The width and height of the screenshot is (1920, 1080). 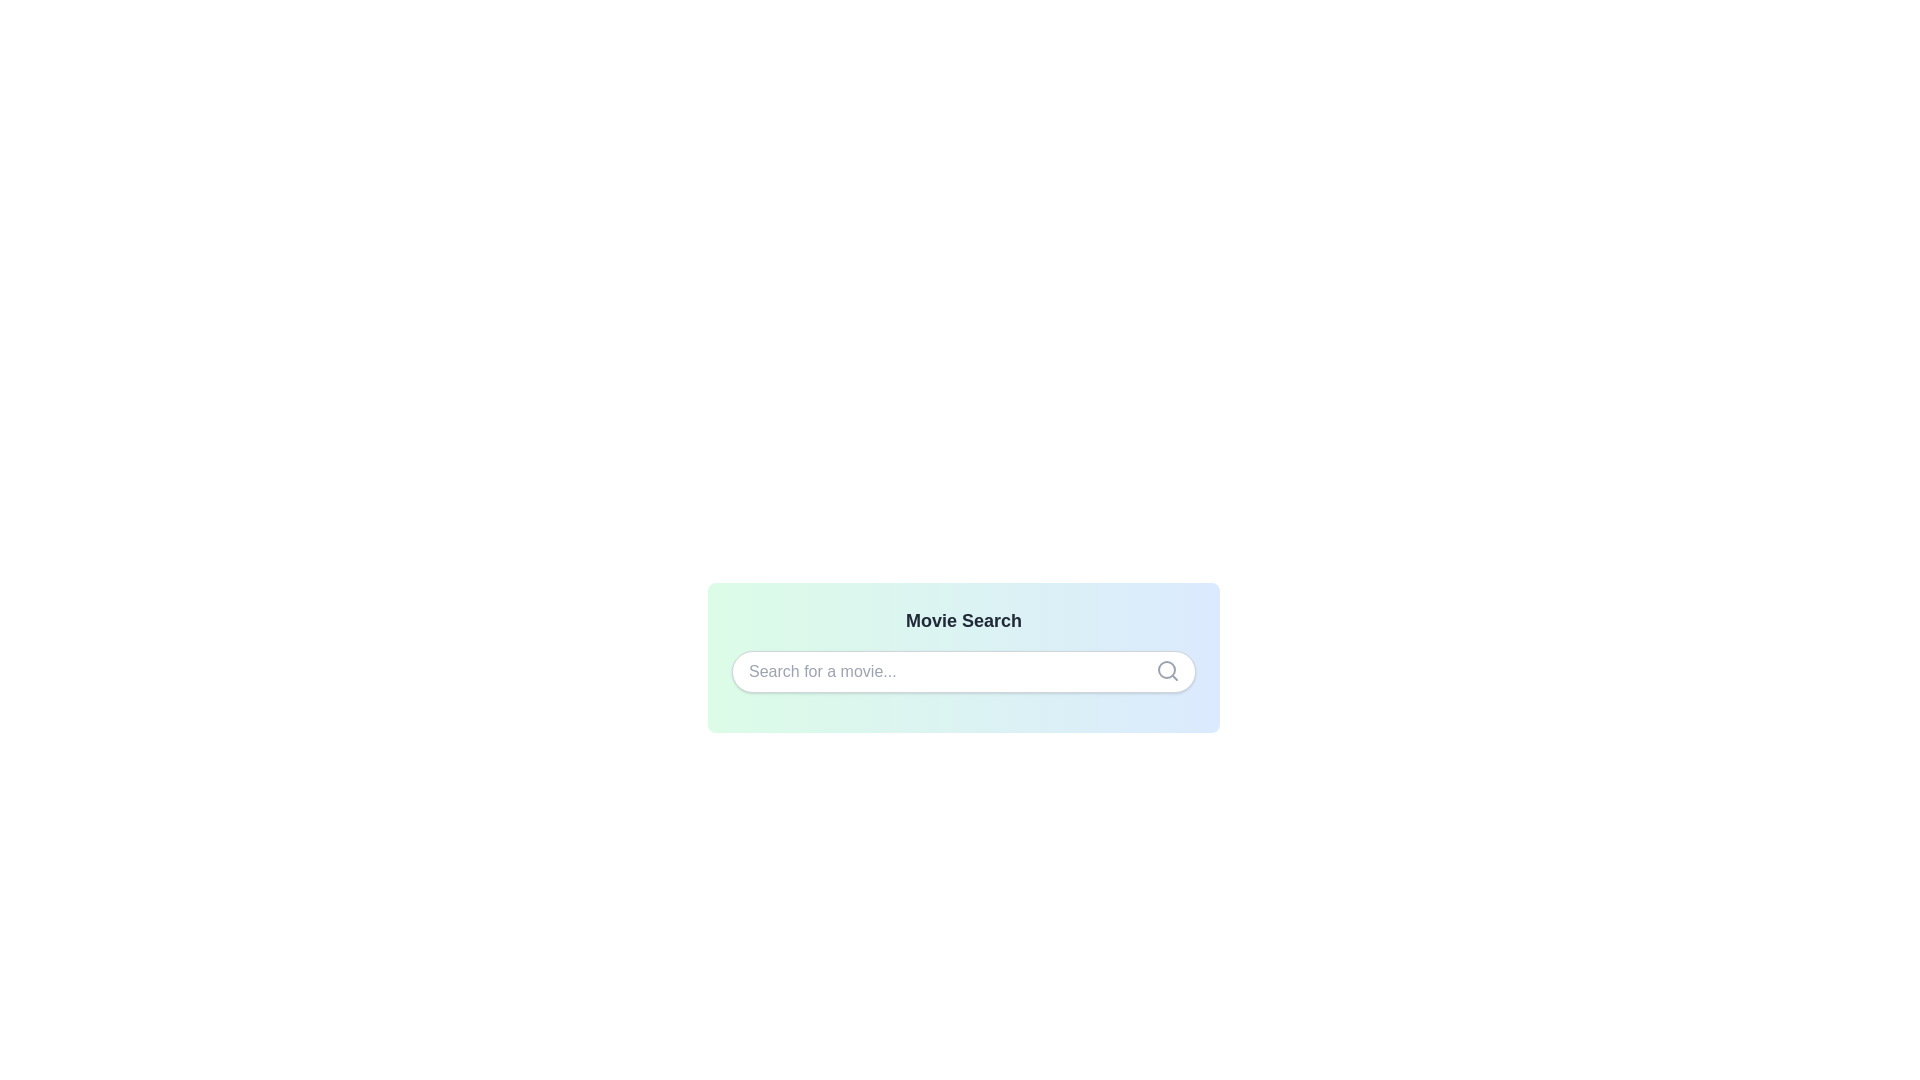 I want to click on the input field of the Search panel to focus on it, enabling the user to enter movie names for searching, so click(x=964, y=658).